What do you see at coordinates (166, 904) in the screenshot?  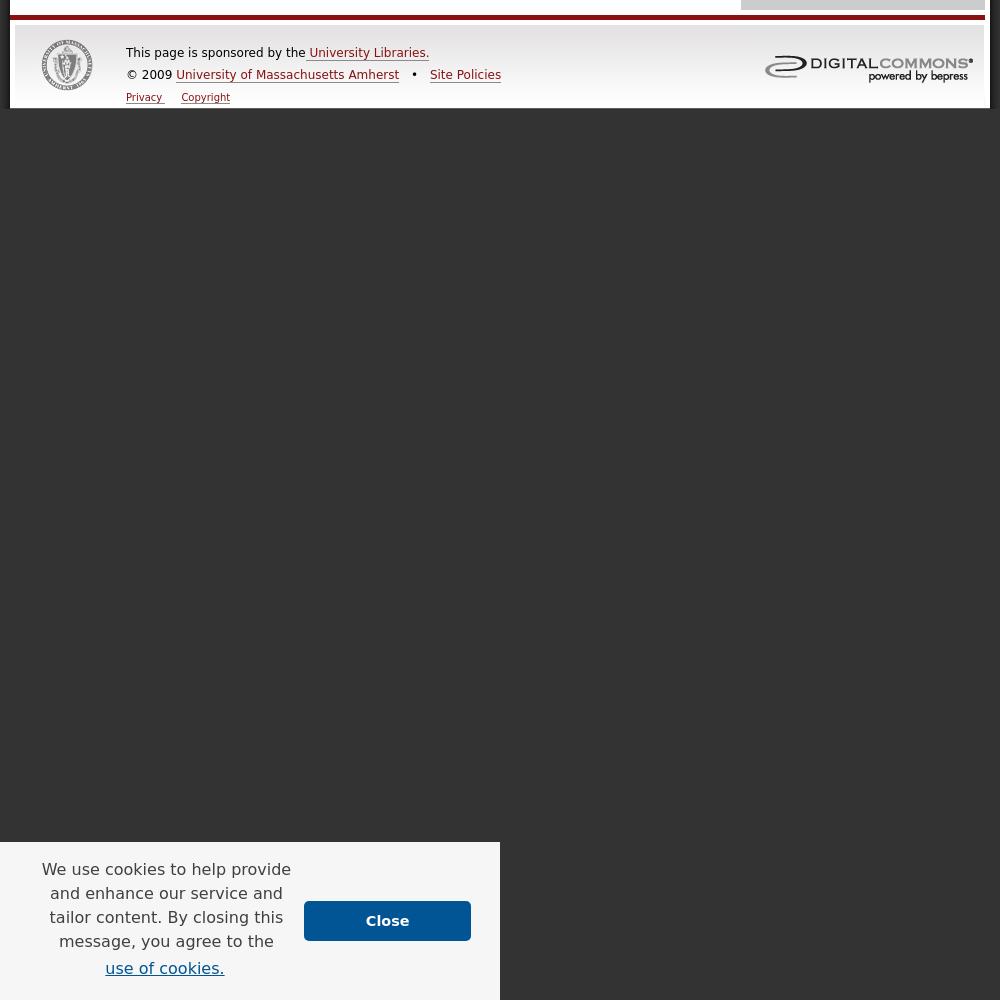 I see `'We use cookies to help provide and enhance our service and tailor content. By closing this message, you agree to the'` at bounding box center [166, 904].